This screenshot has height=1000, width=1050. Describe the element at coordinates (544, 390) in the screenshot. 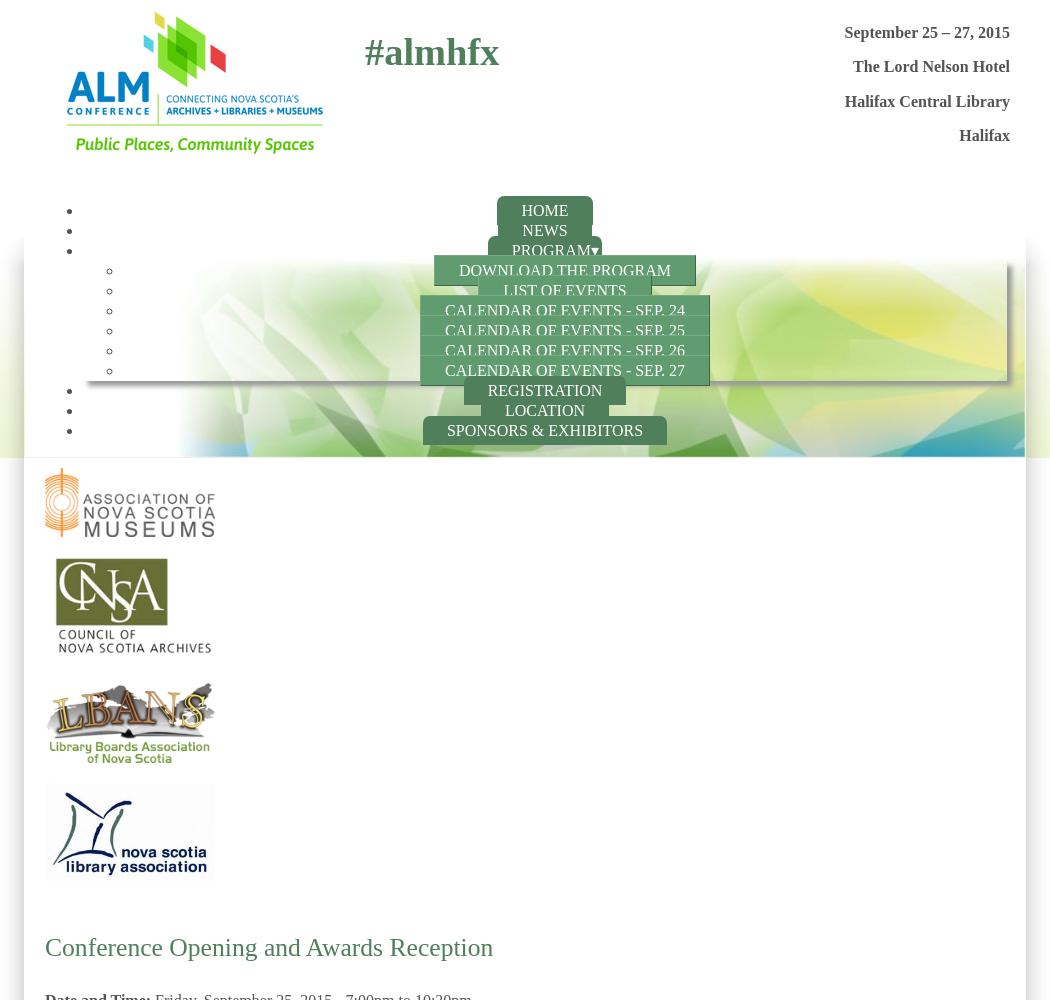

I see `'Registration'` at that location.